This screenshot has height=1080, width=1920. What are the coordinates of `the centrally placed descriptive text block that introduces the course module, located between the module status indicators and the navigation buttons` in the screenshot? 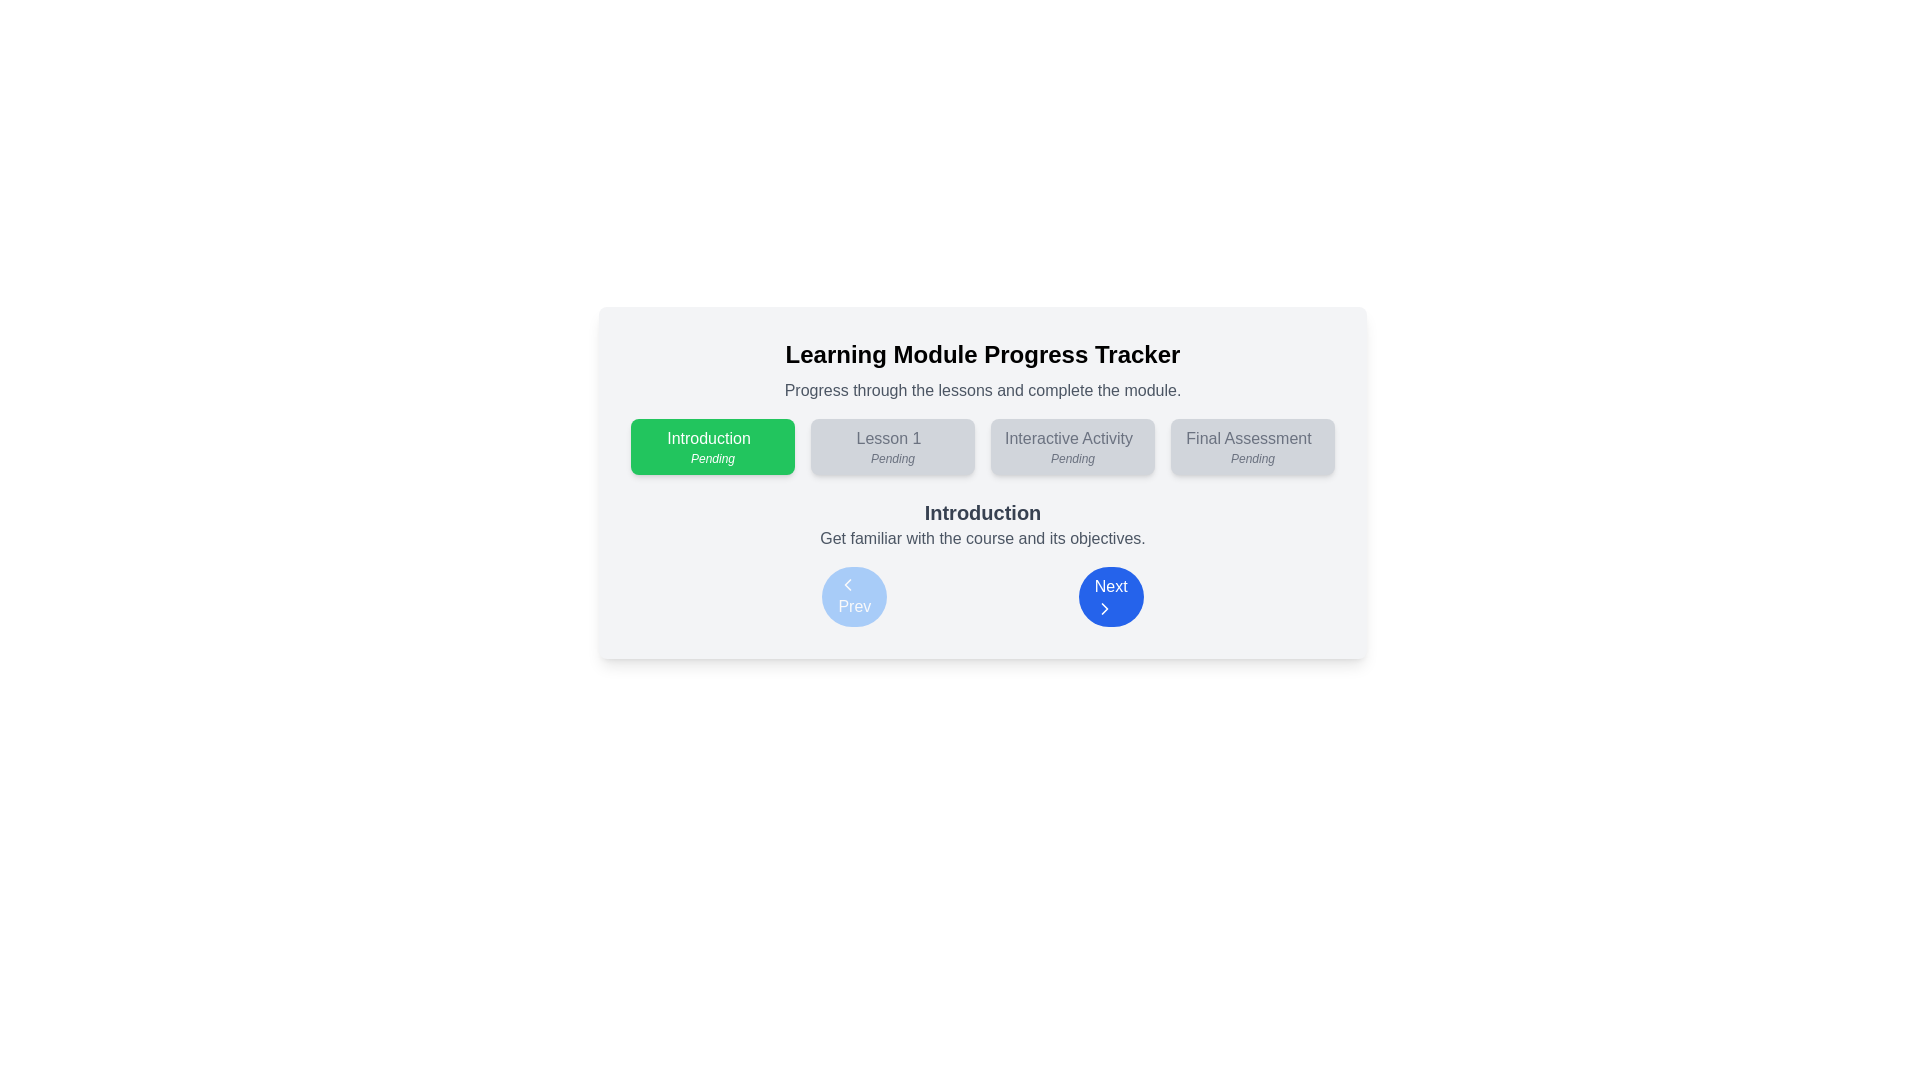 It's located at (983, 523).